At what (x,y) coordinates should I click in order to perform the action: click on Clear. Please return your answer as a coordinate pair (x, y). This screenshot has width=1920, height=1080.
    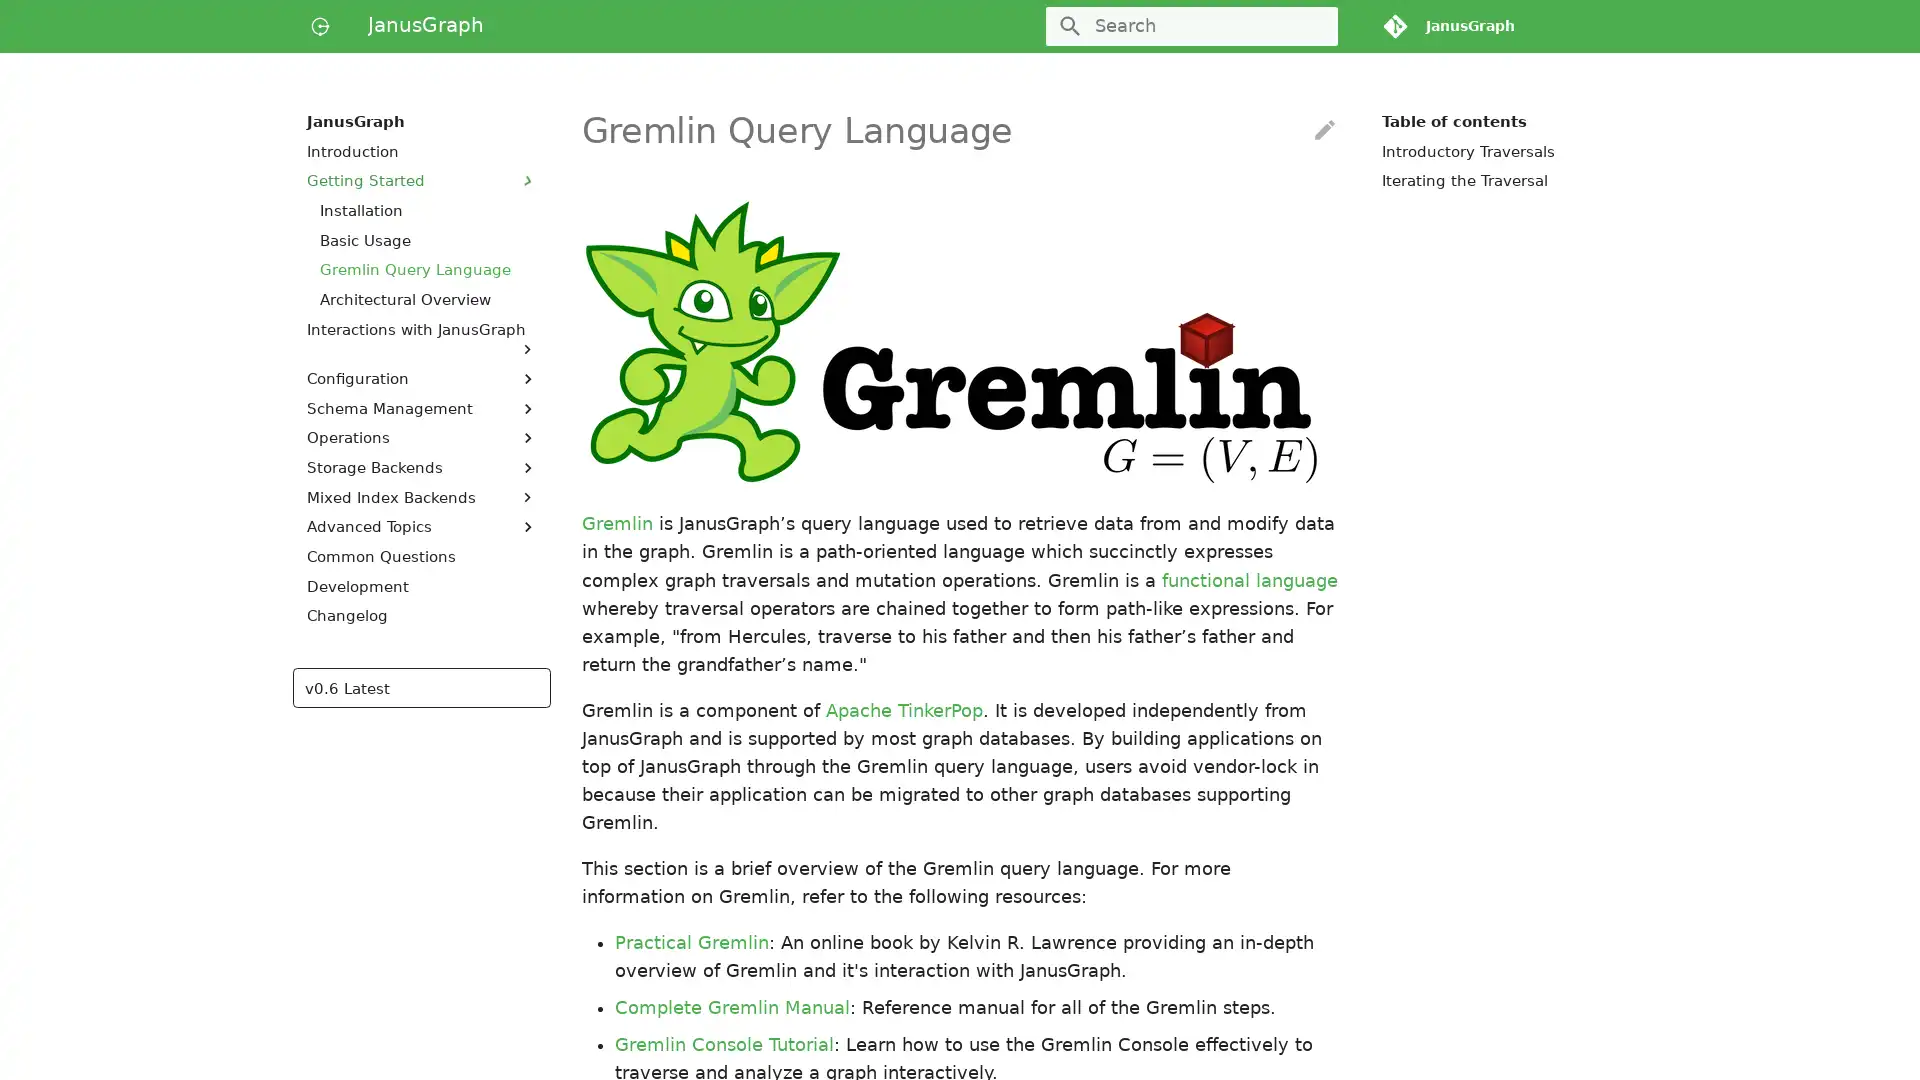
    Looking at the image, I should click on (1314, 26).